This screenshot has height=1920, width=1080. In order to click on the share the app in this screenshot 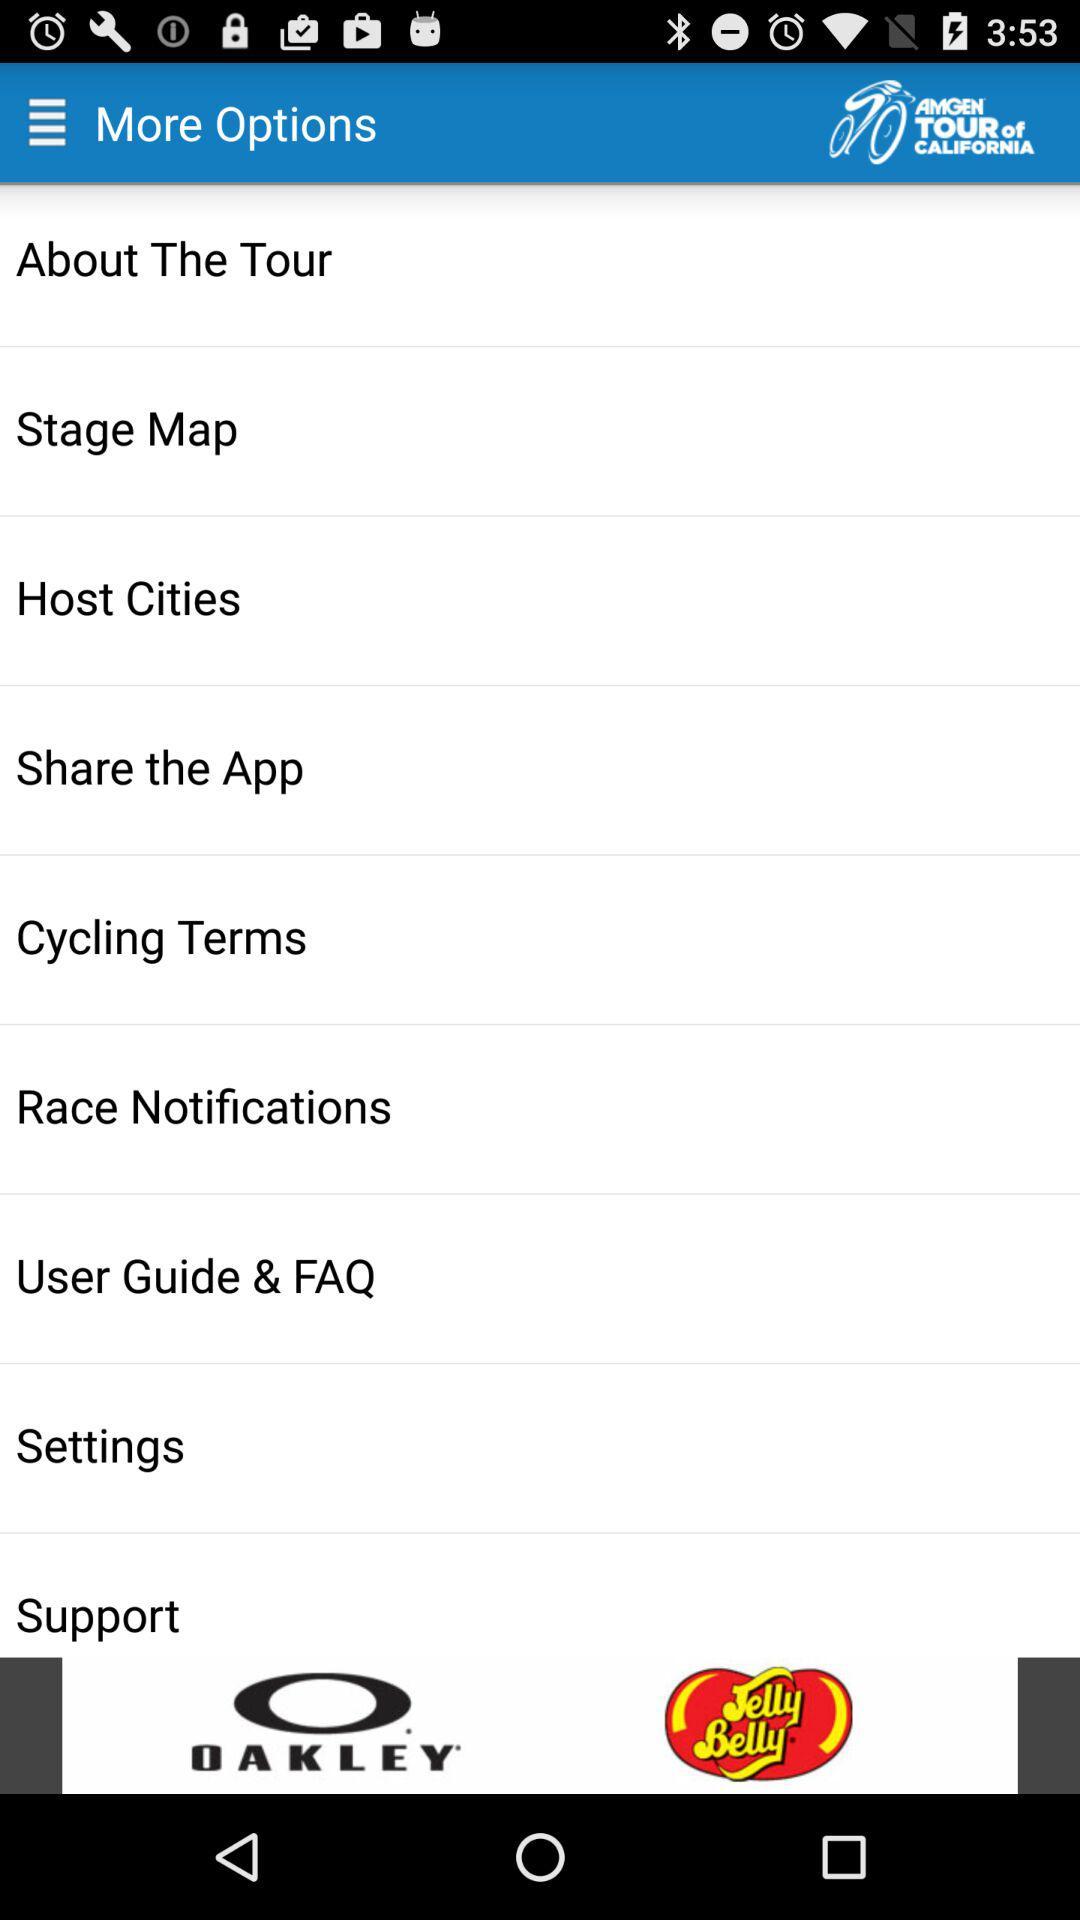, I will do `click(542, 765)`.